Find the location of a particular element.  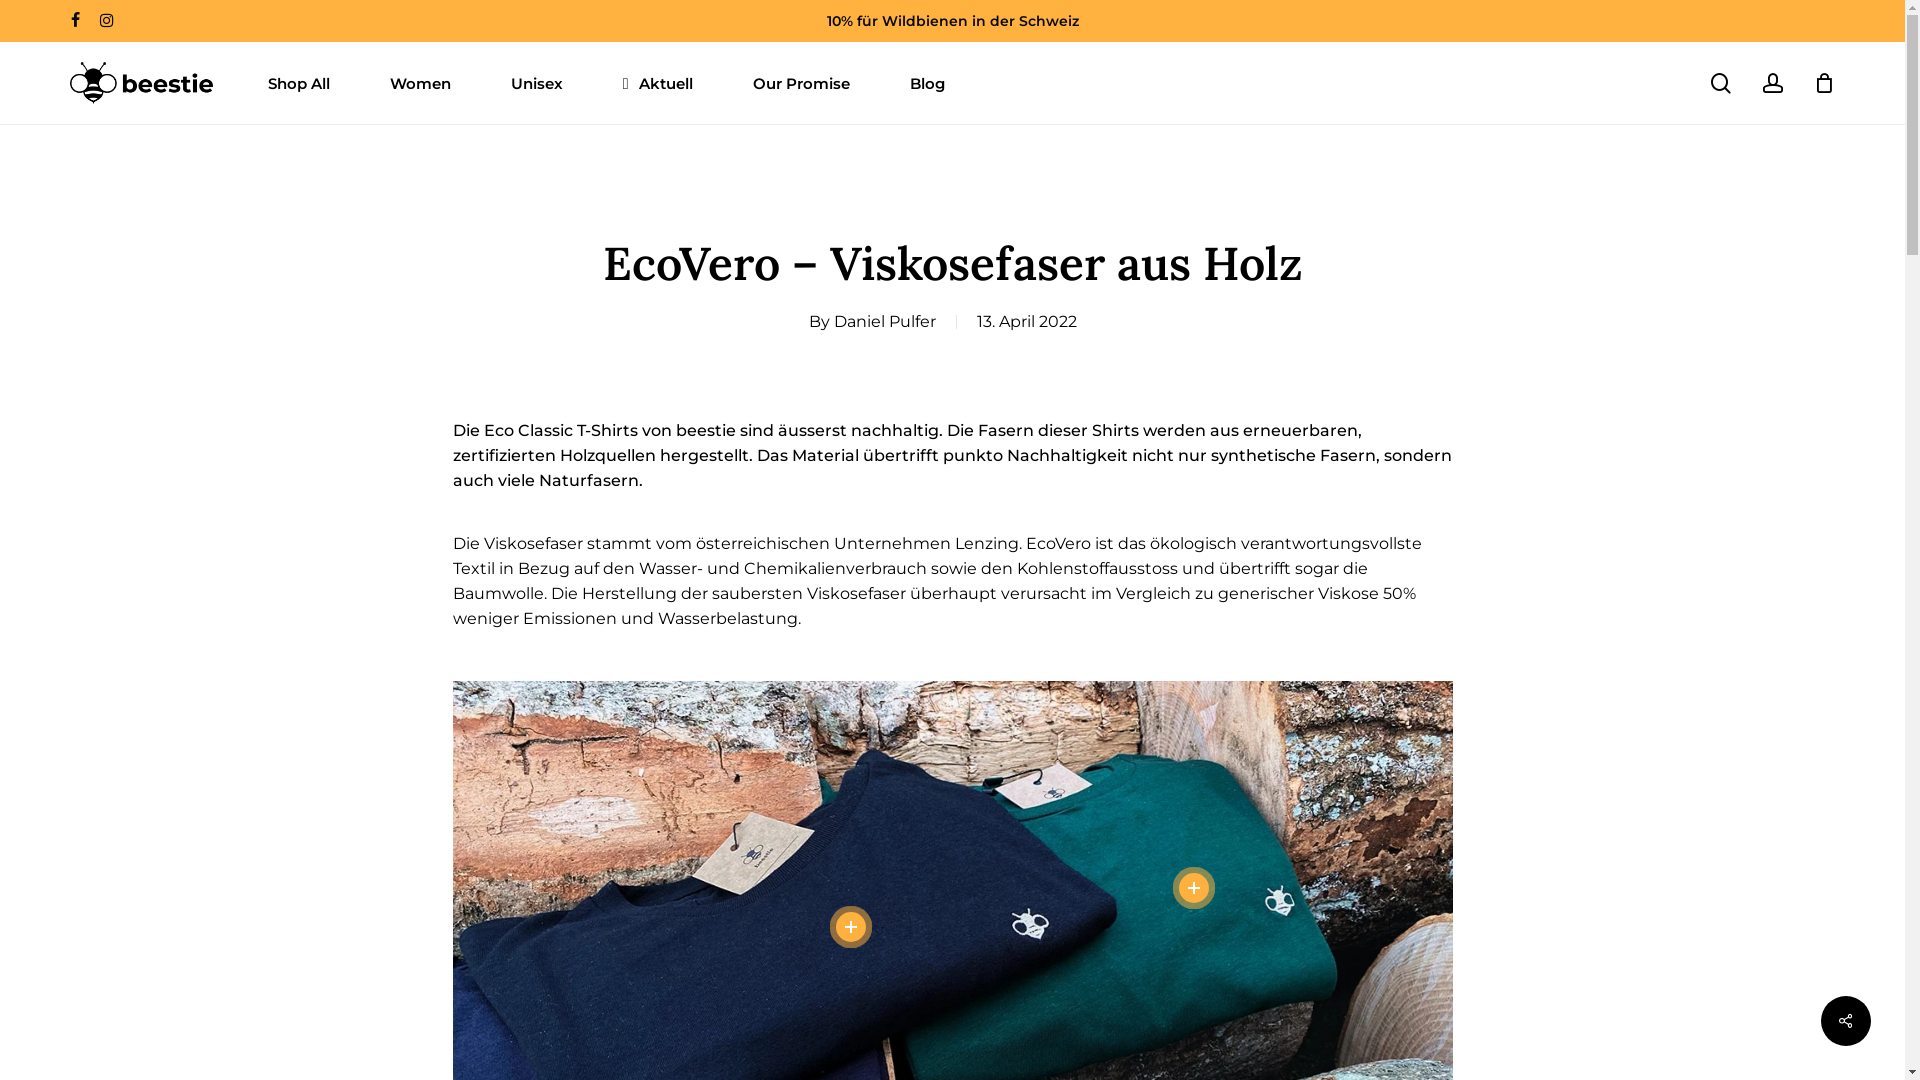

'account' is located at coordinates (1772, 81).